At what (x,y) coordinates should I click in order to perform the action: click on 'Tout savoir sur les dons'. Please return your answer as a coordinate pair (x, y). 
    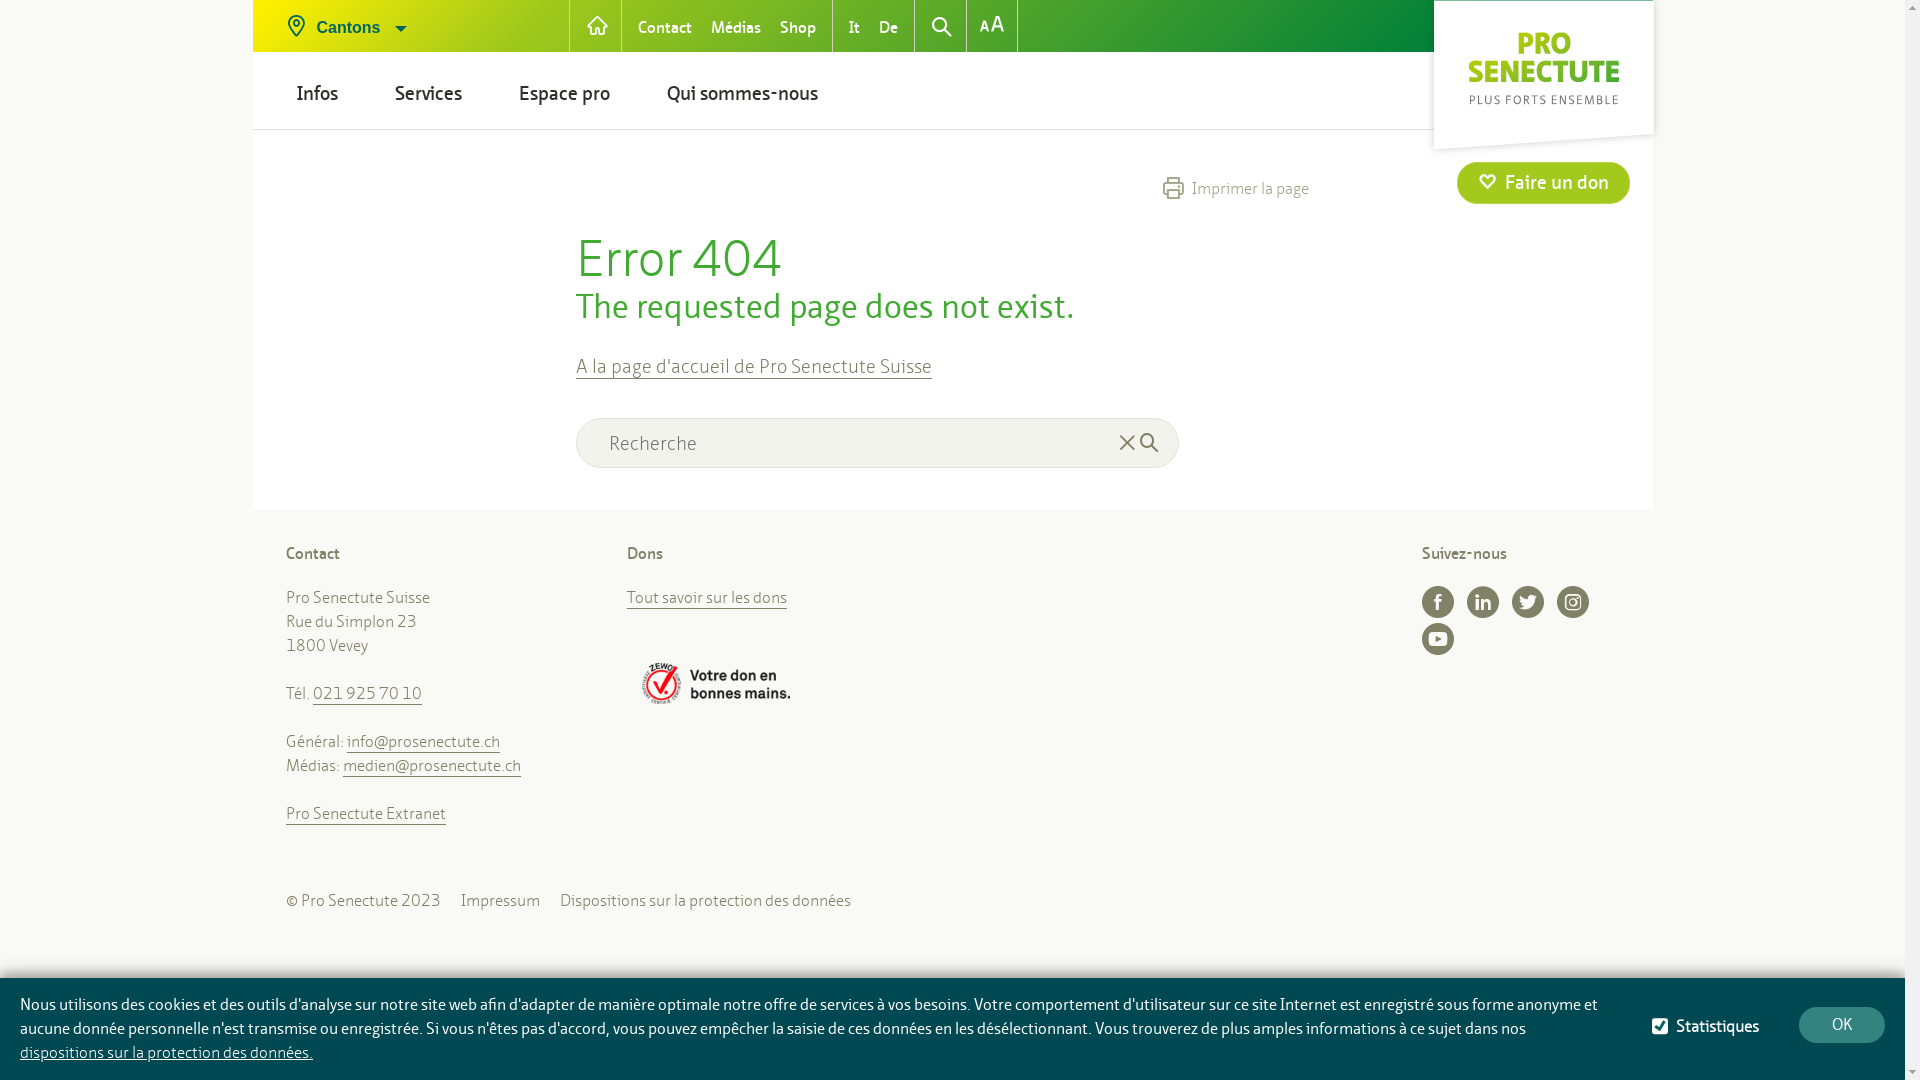
    Looking at the image, I should click on (626, 596).